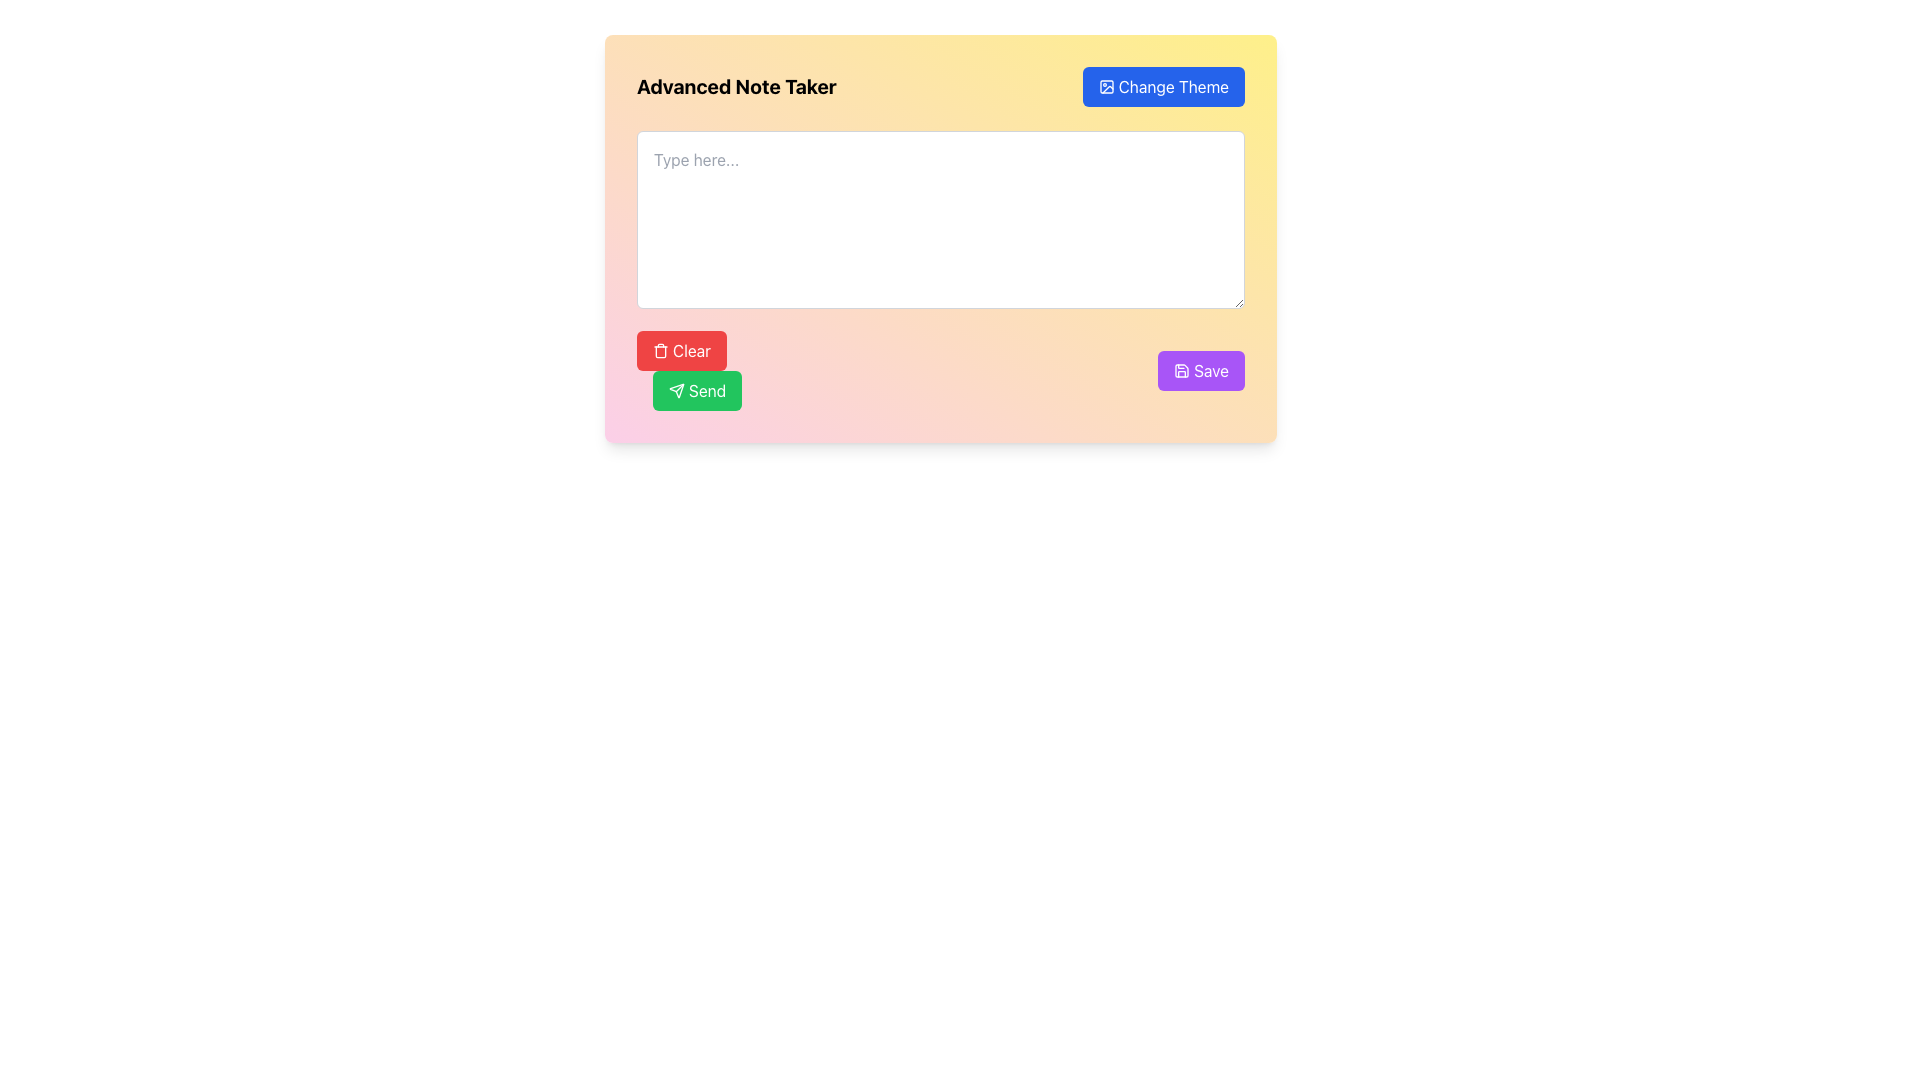 The image size is (1920, 1080). What do you see at coordinates (661, 350) in the screenshot?
I see `the trash can icon located on the left side of the 'Clear' button to clear the input` at bounding box center [661, 350].